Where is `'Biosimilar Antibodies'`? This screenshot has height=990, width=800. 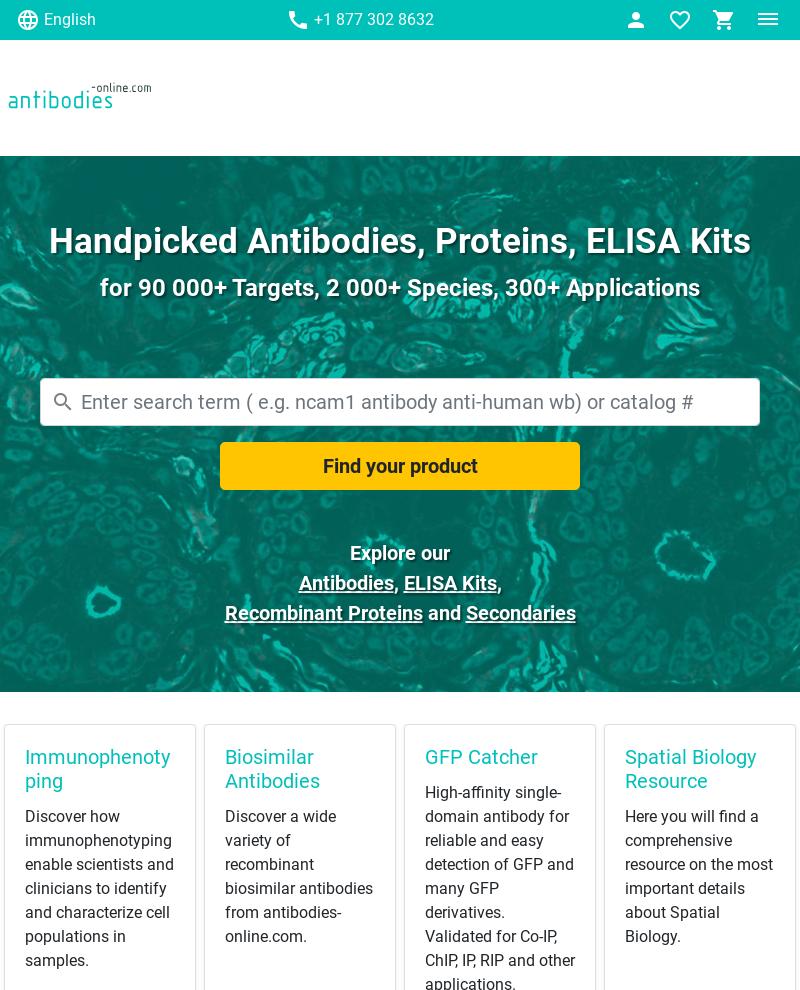
'Biosimilar Antibodies' is located at coordinates (272, 769).